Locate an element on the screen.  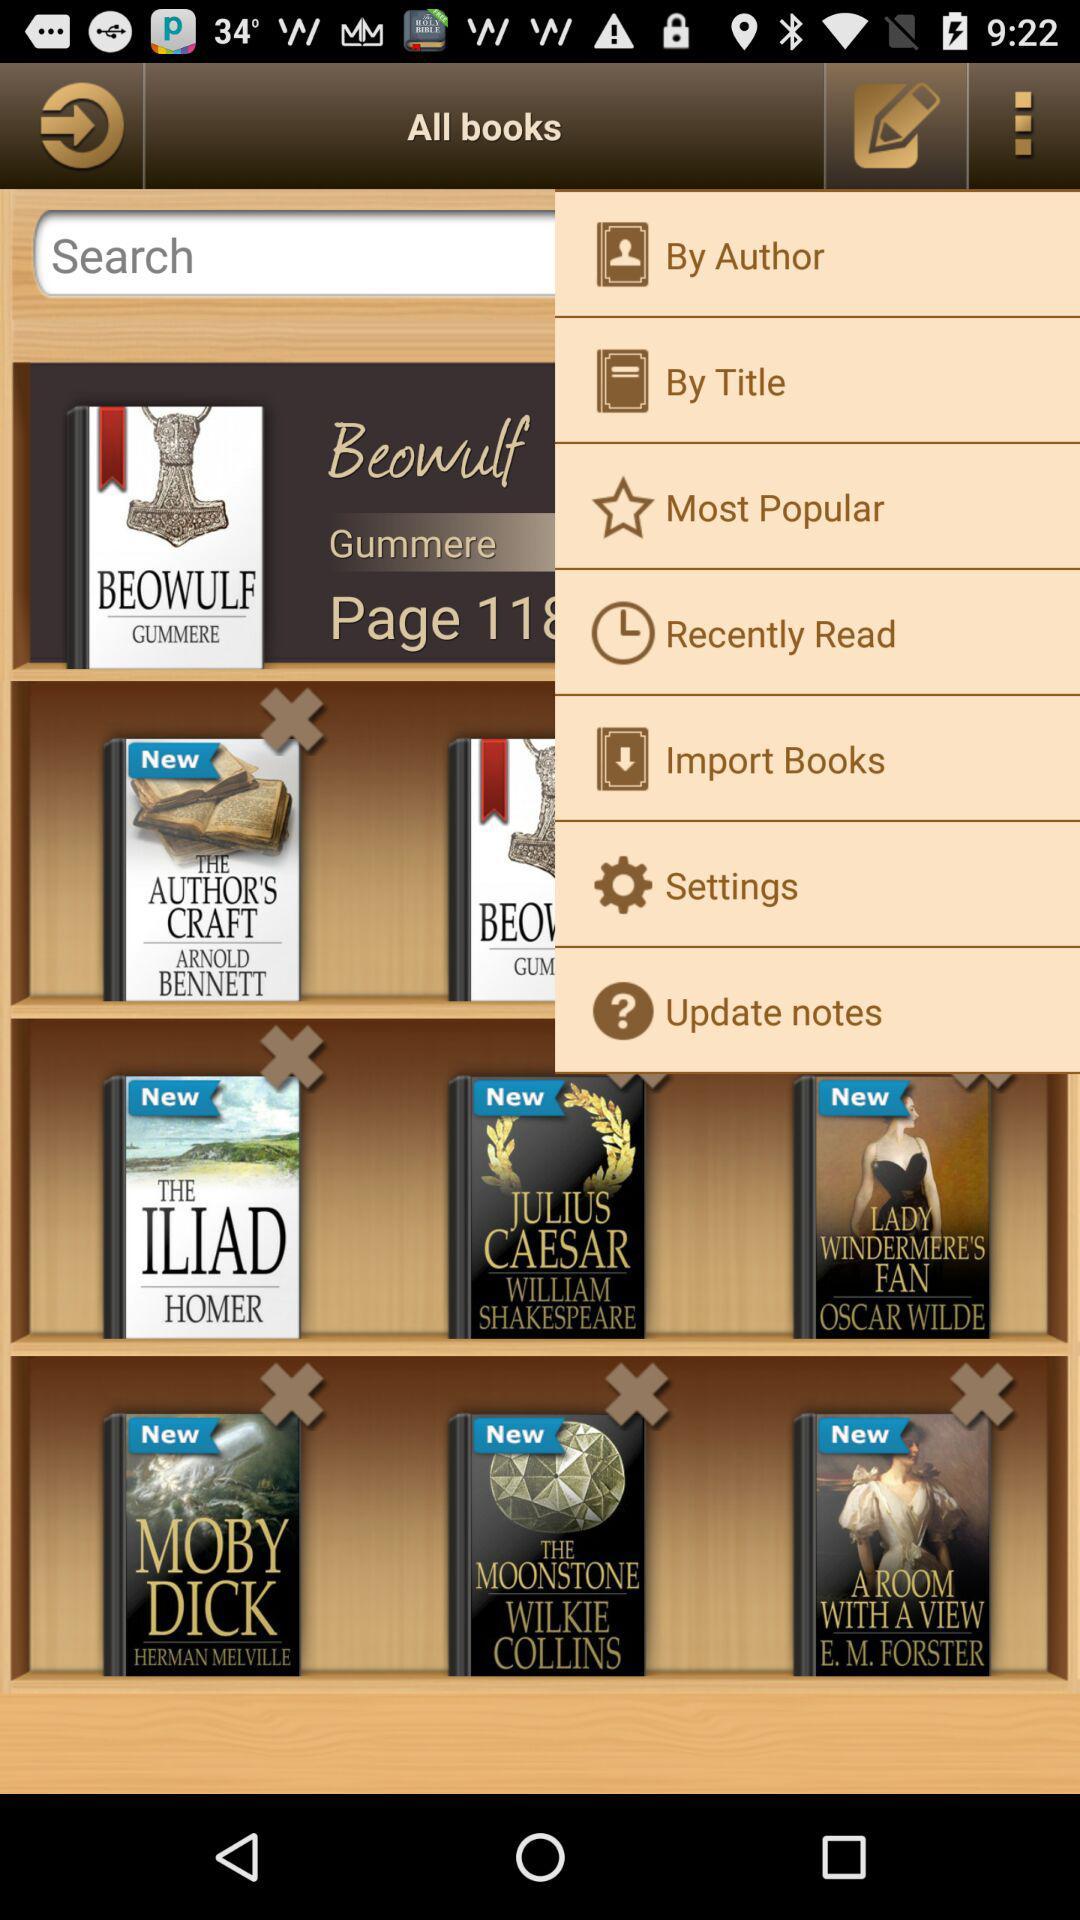
the arrow_forward icon is located at coordinates (70, 133).